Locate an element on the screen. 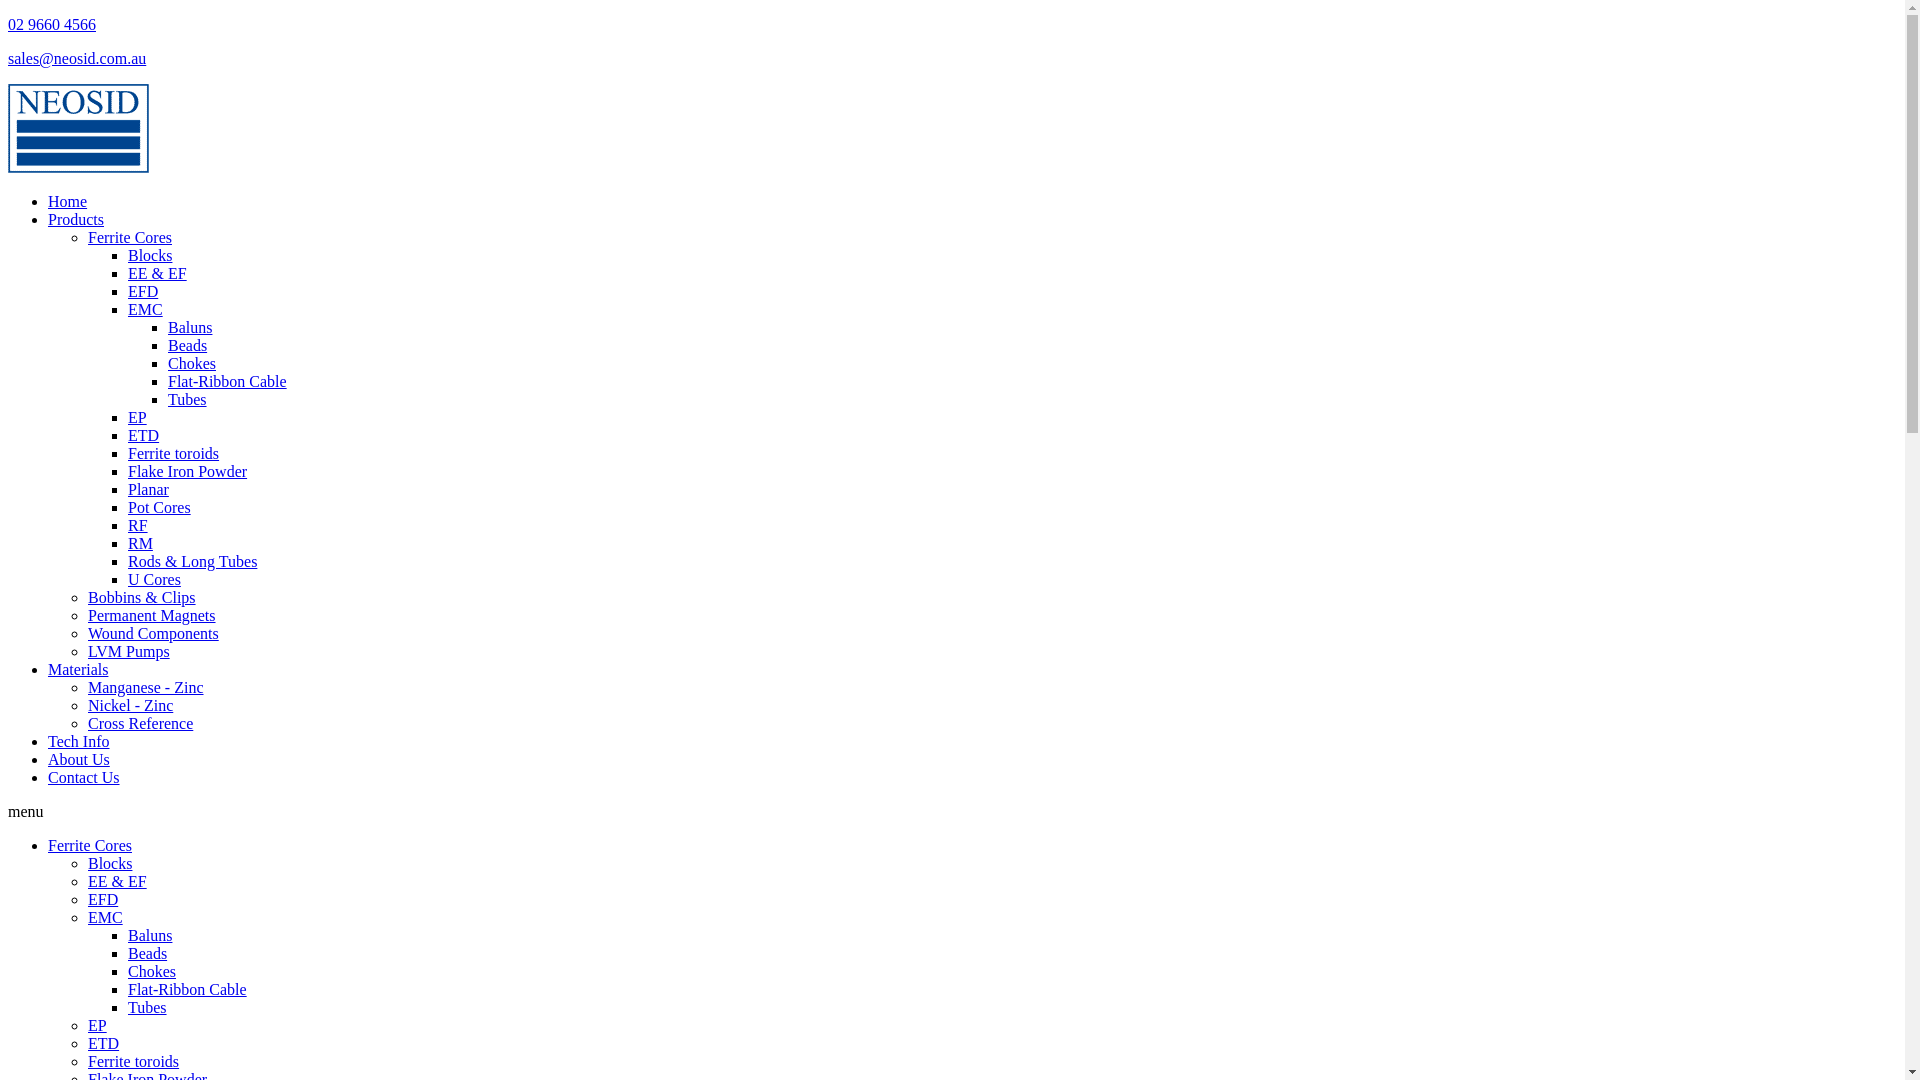  'EE & EF' is located at coordinates (116, 880).